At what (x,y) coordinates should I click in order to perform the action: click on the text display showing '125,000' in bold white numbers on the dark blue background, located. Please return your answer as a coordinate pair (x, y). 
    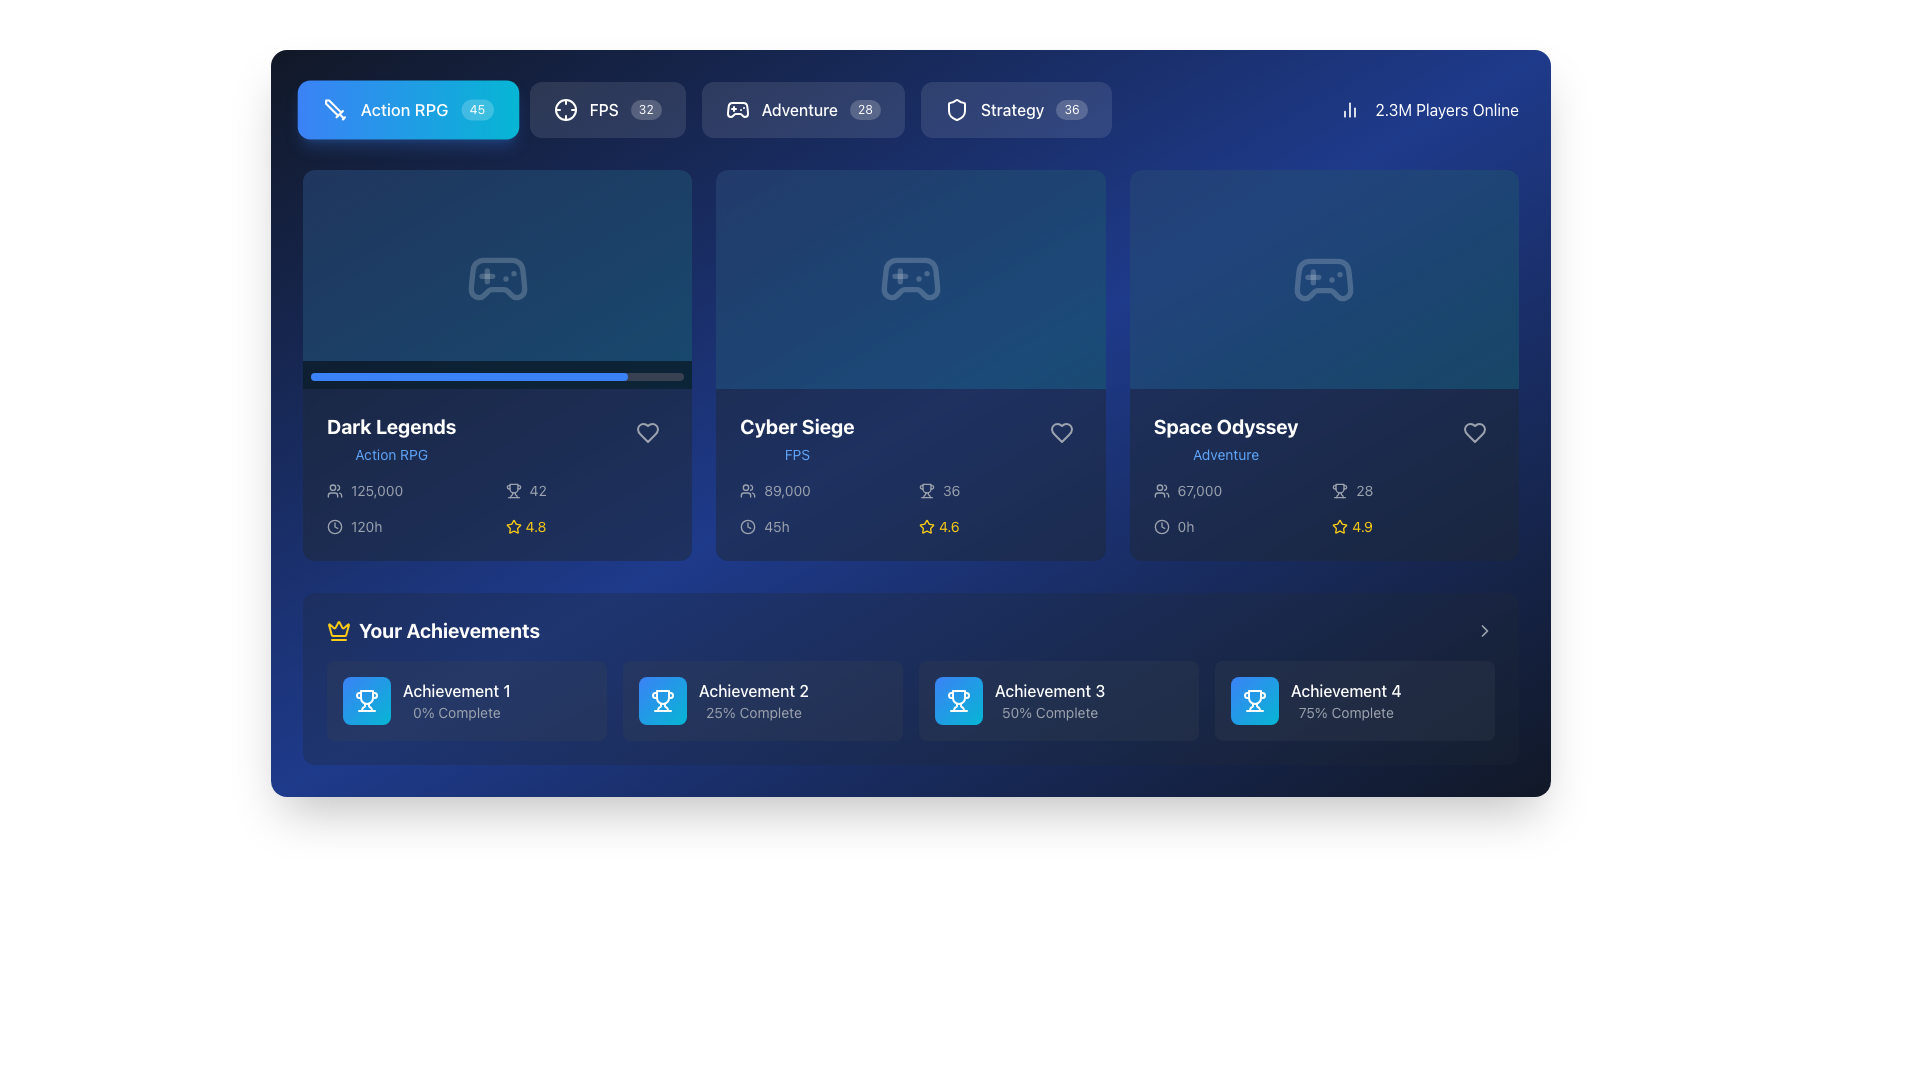
    Looking at the image, I should click on (377, 490).